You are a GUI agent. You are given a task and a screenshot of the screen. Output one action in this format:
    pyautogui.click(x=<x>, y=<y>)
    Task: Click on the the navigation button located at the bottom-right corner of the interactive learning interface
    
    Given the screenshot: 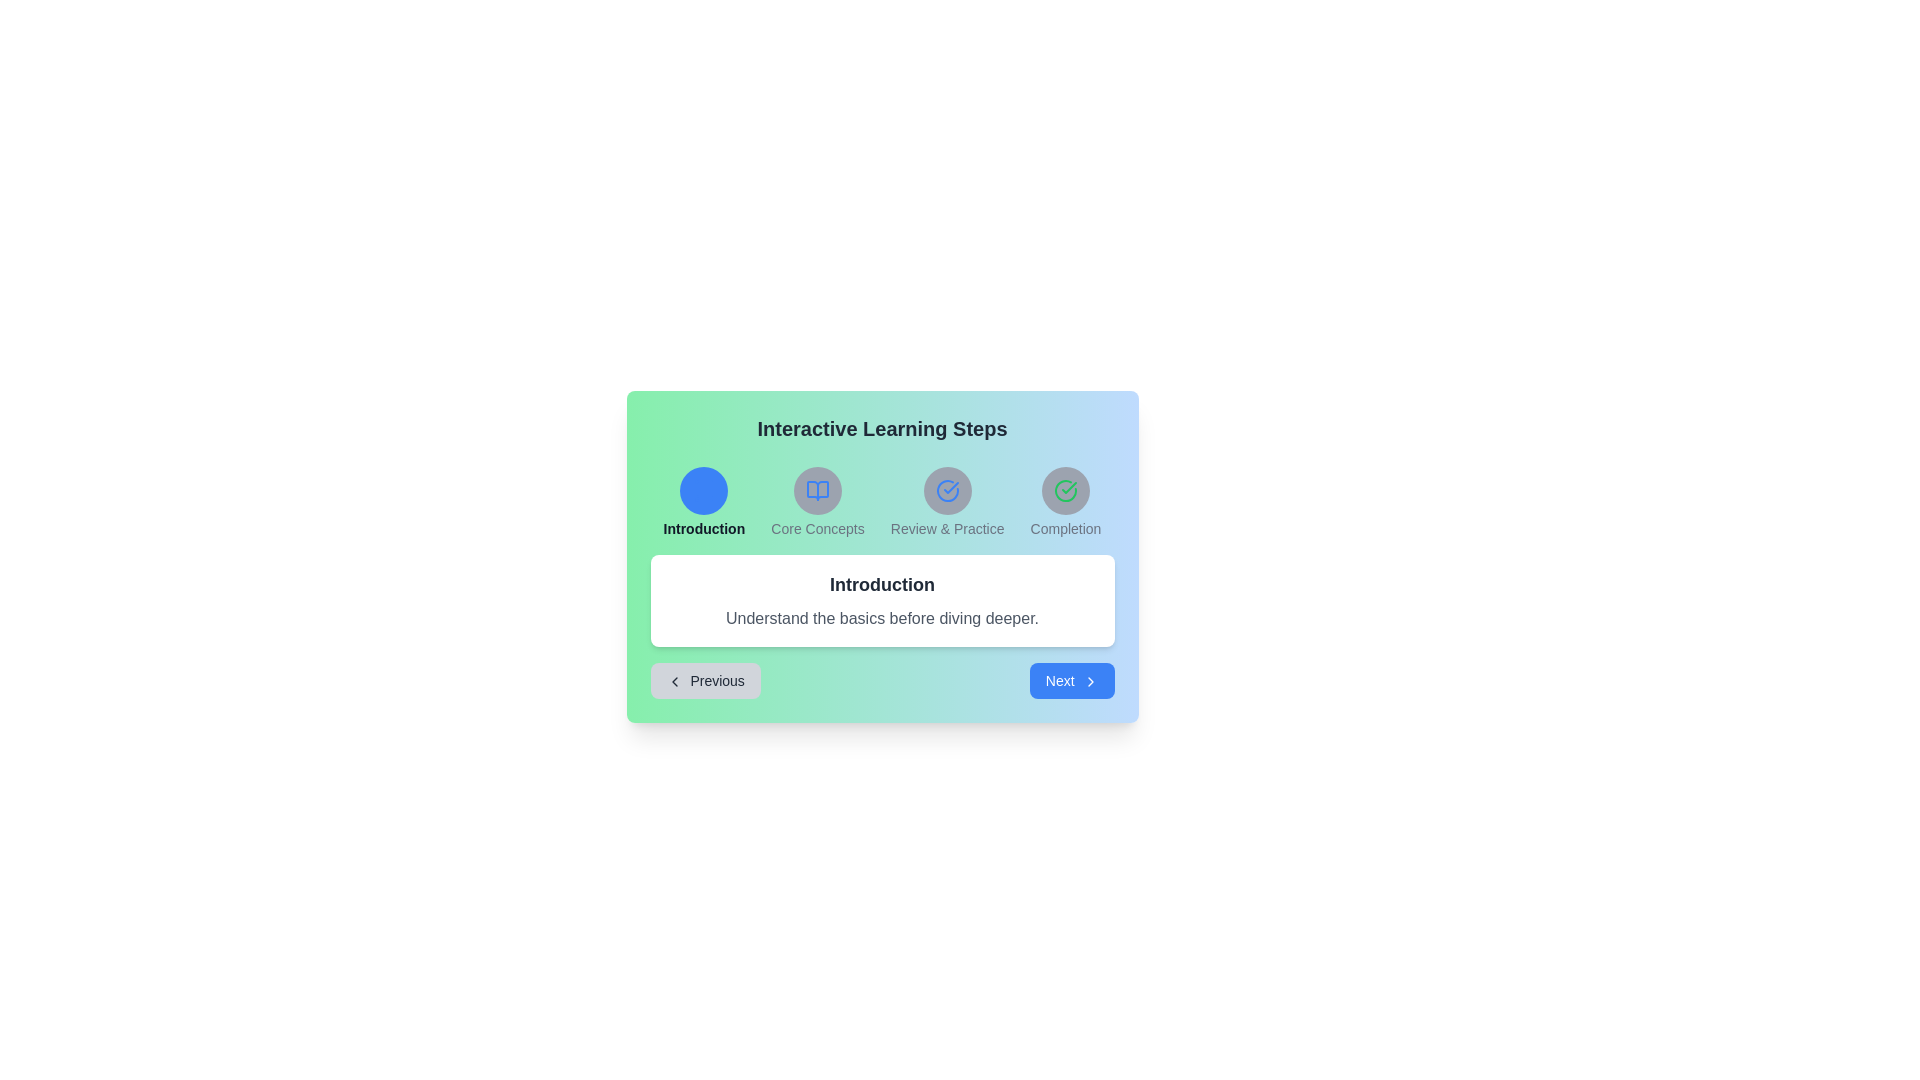 What is the action you would take?
    pyautogui.click(x=705, y=680)
    